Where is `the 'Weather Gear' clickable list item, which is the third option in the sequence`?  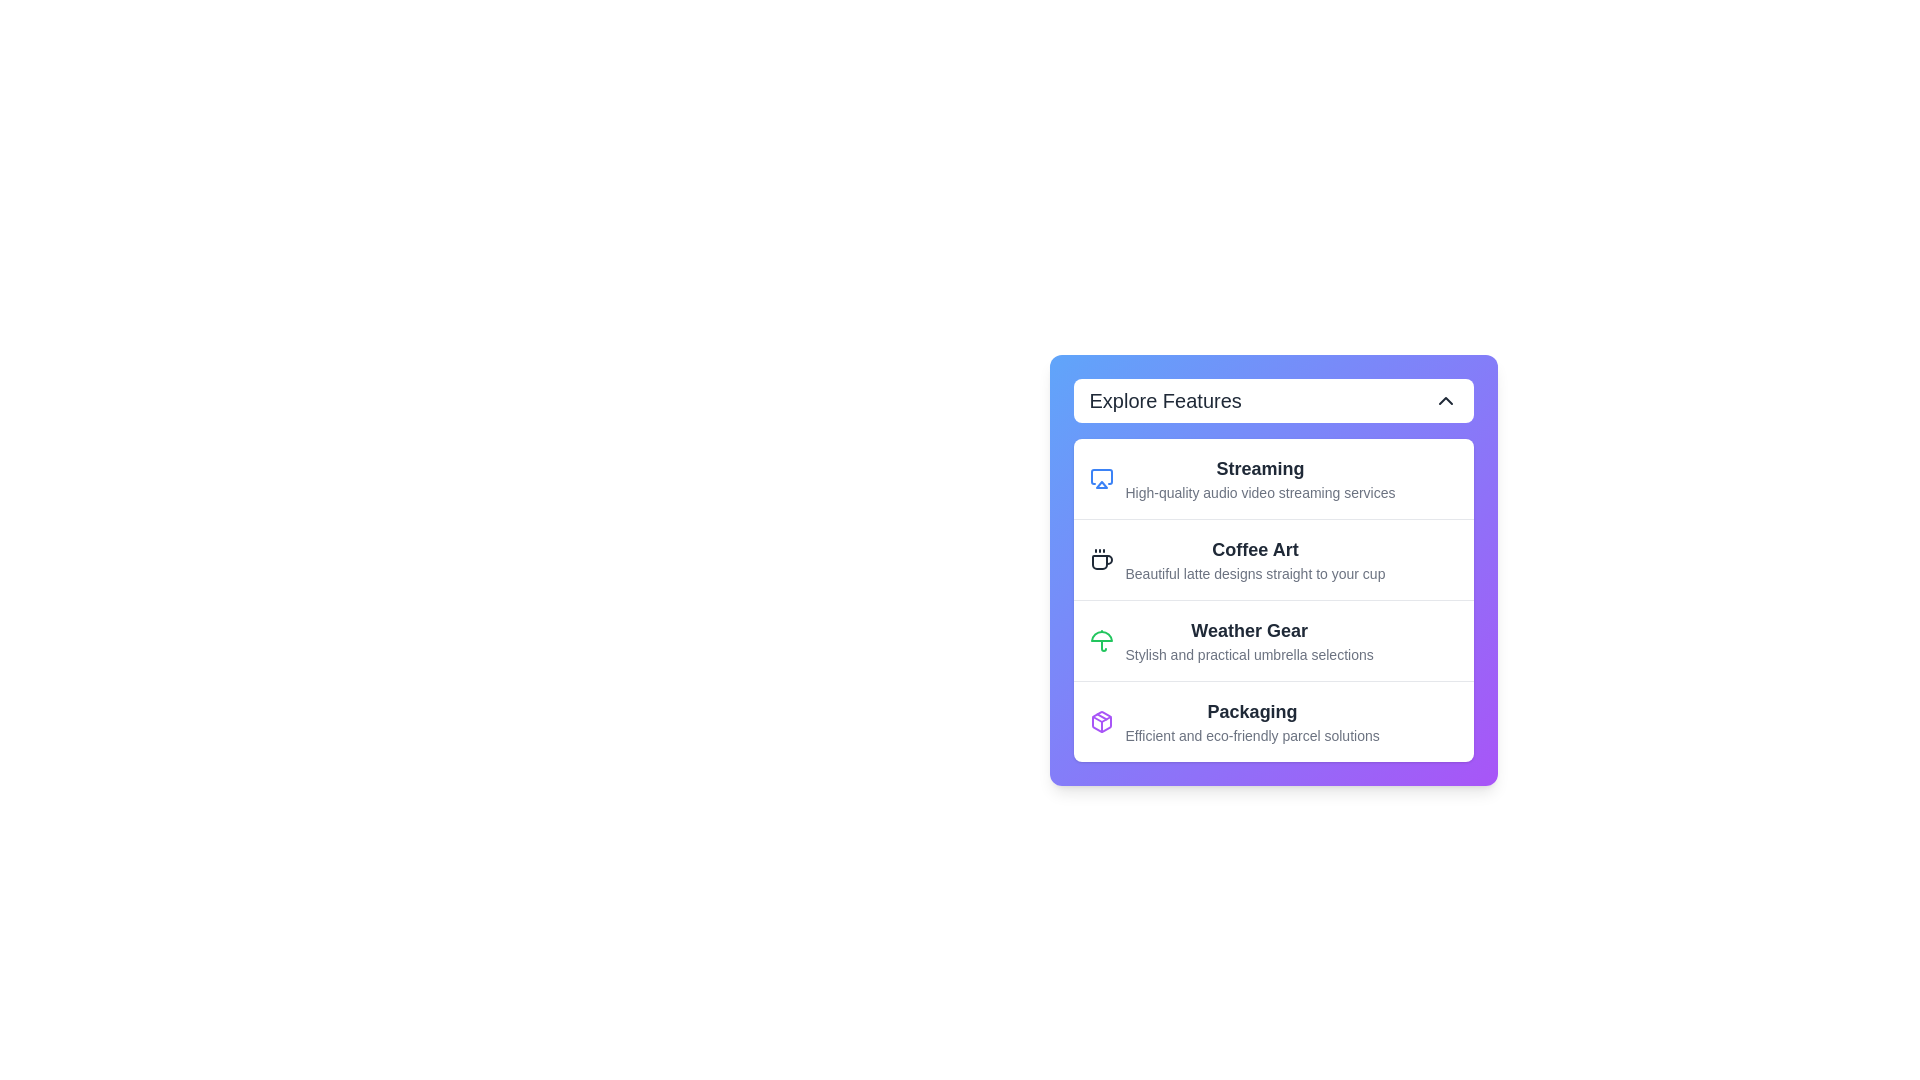
the 'Weather Gear' clickable list item, which is the third option in the sequence is located at coordinates (1272, 640).